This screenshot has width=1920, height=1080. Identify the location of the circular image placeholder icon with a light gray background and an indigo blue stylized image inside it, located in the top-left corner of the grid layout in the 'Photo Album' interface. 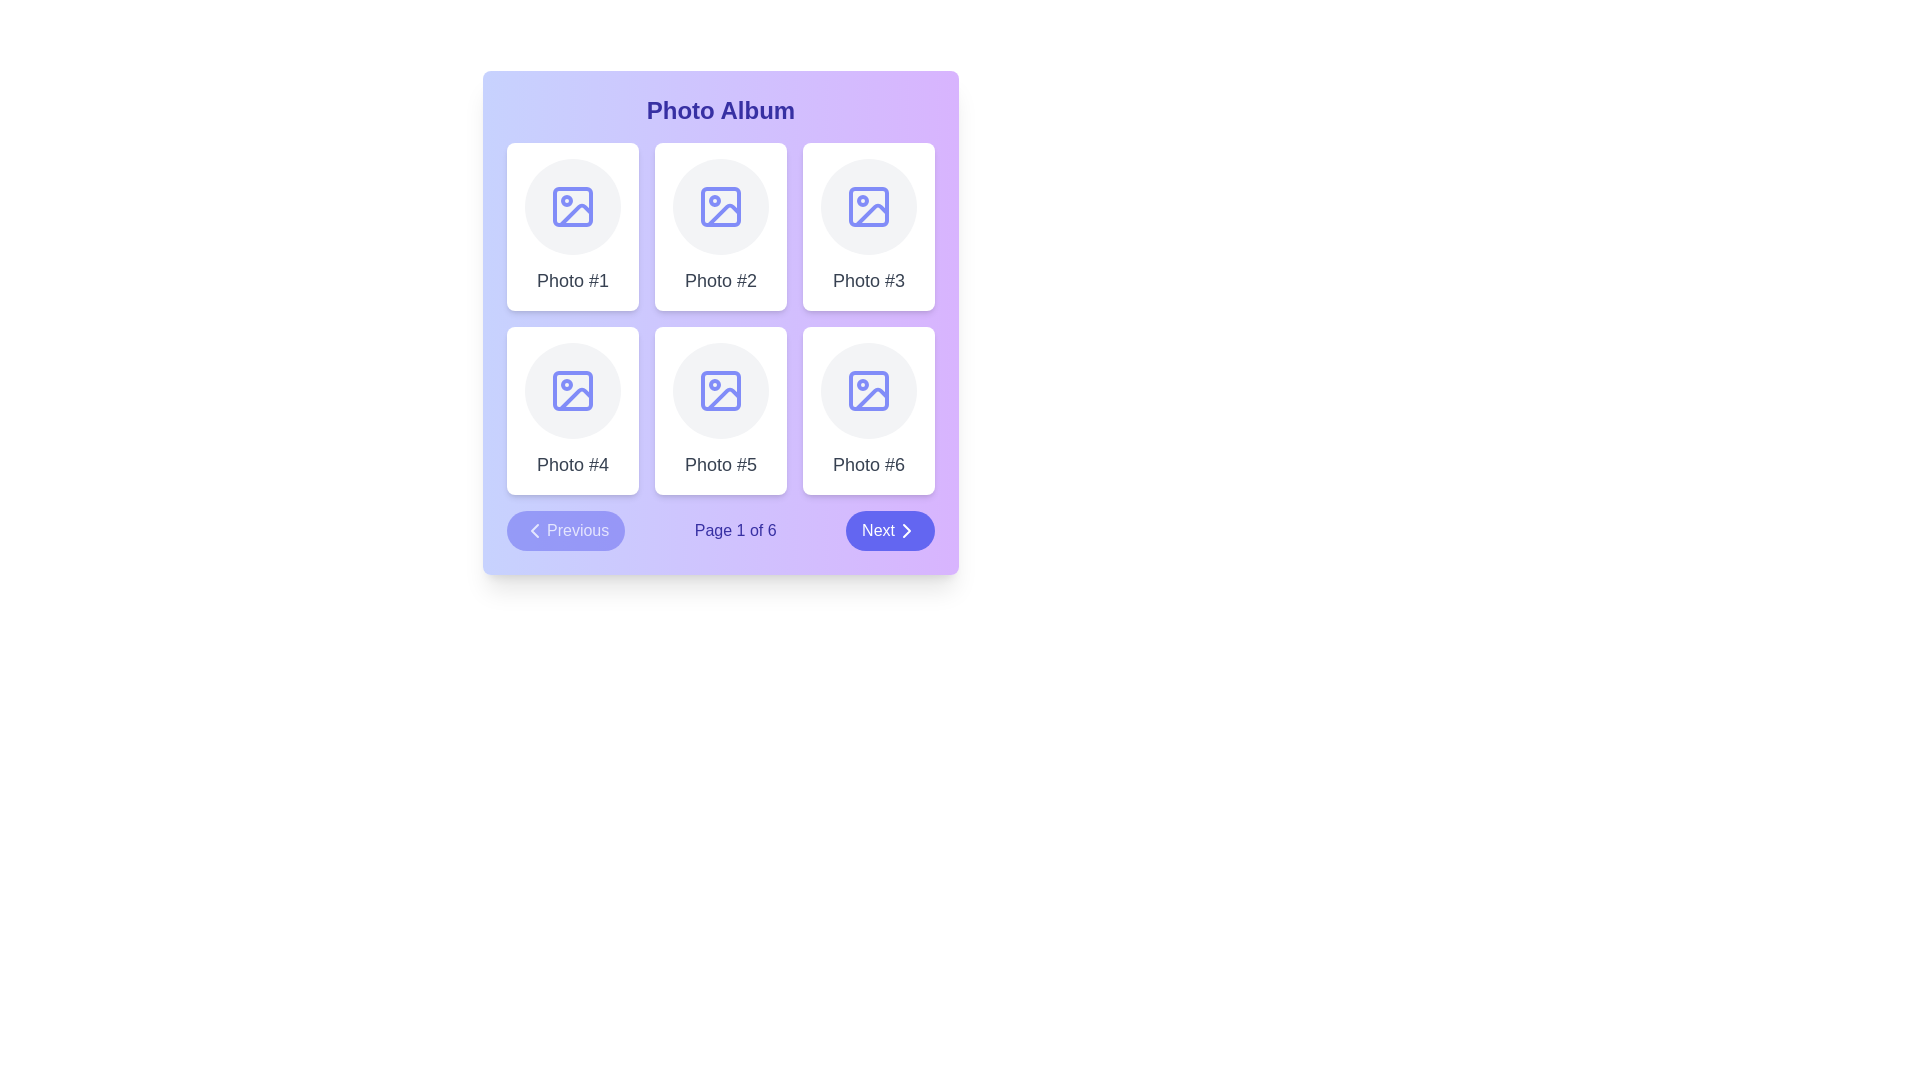
(571, 207).